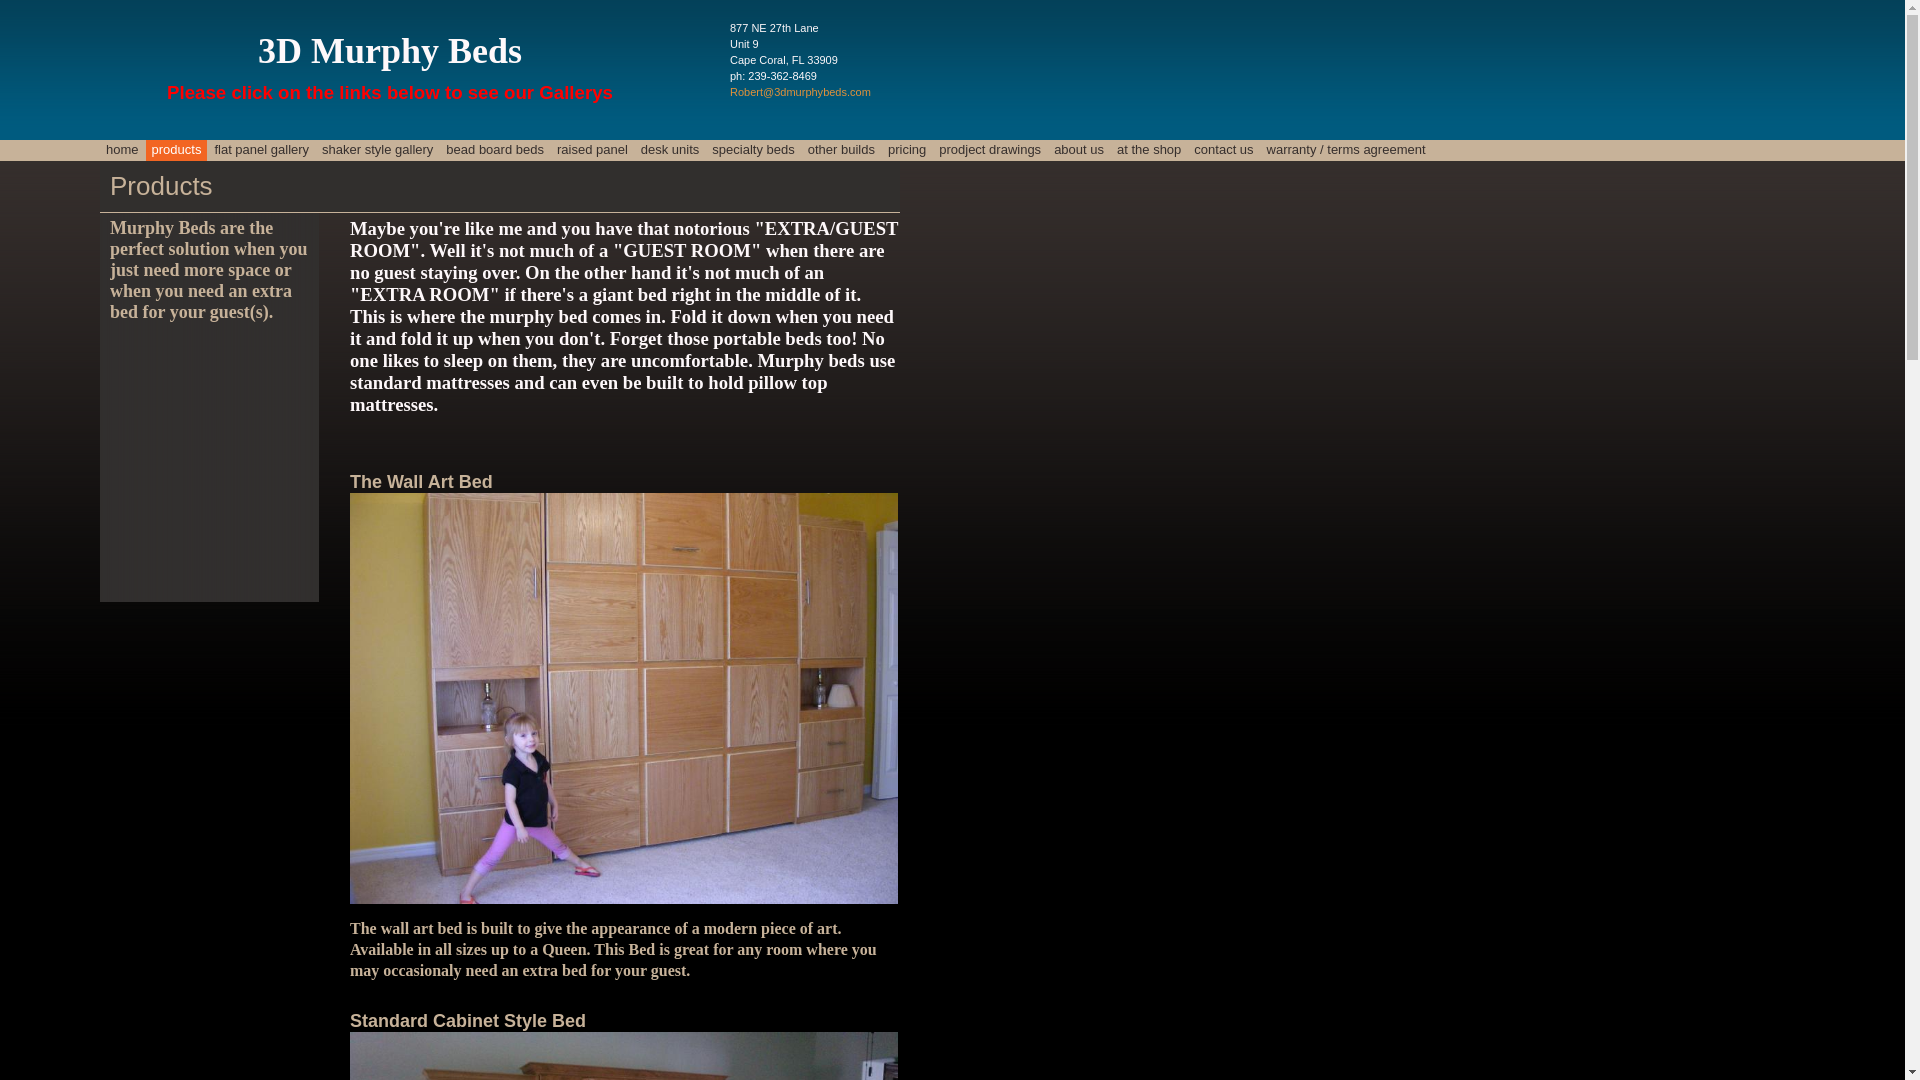 The height and width of the screenshot is (1080, 1920). Describe the element at coordinates (800, 92) in the screenshot. I see `'Robert@3dmurphybeds.com'` at that location.